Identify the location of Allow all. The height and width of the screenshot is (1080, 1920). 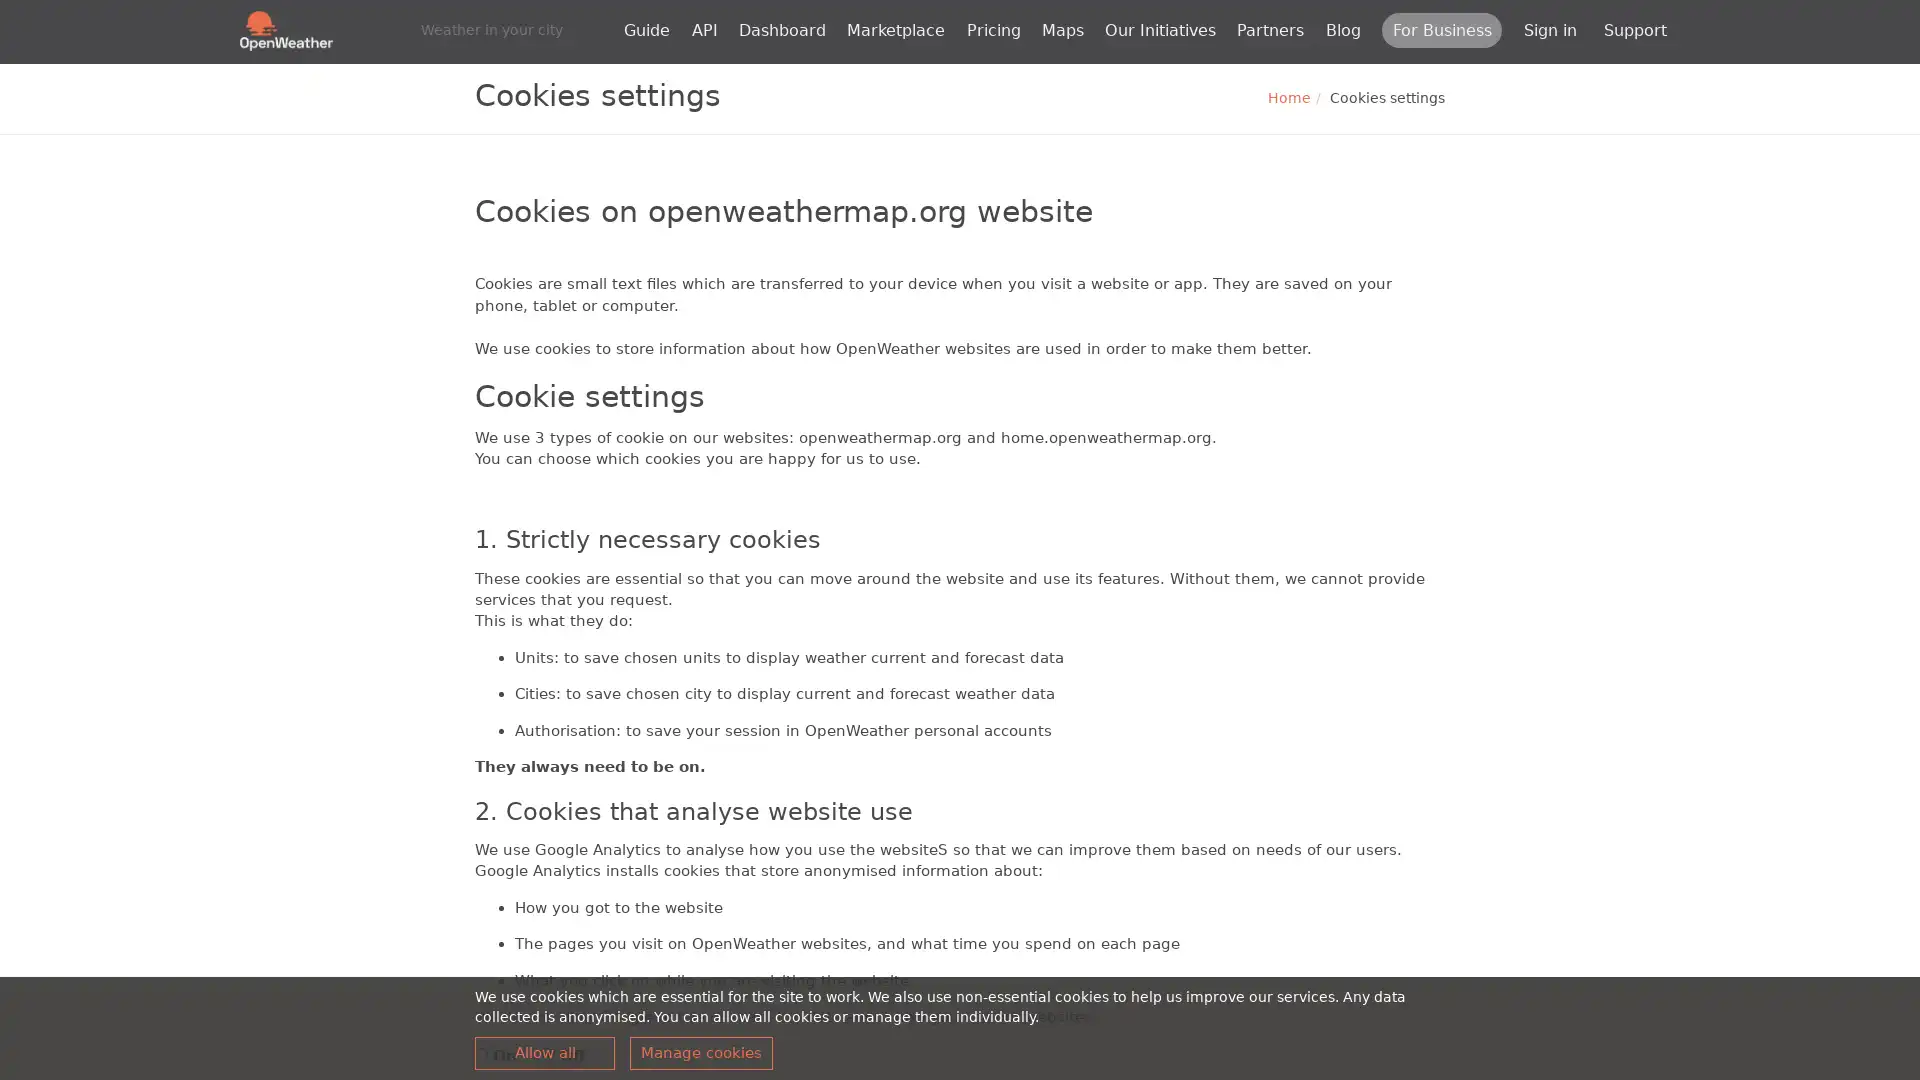
(545, 1052).